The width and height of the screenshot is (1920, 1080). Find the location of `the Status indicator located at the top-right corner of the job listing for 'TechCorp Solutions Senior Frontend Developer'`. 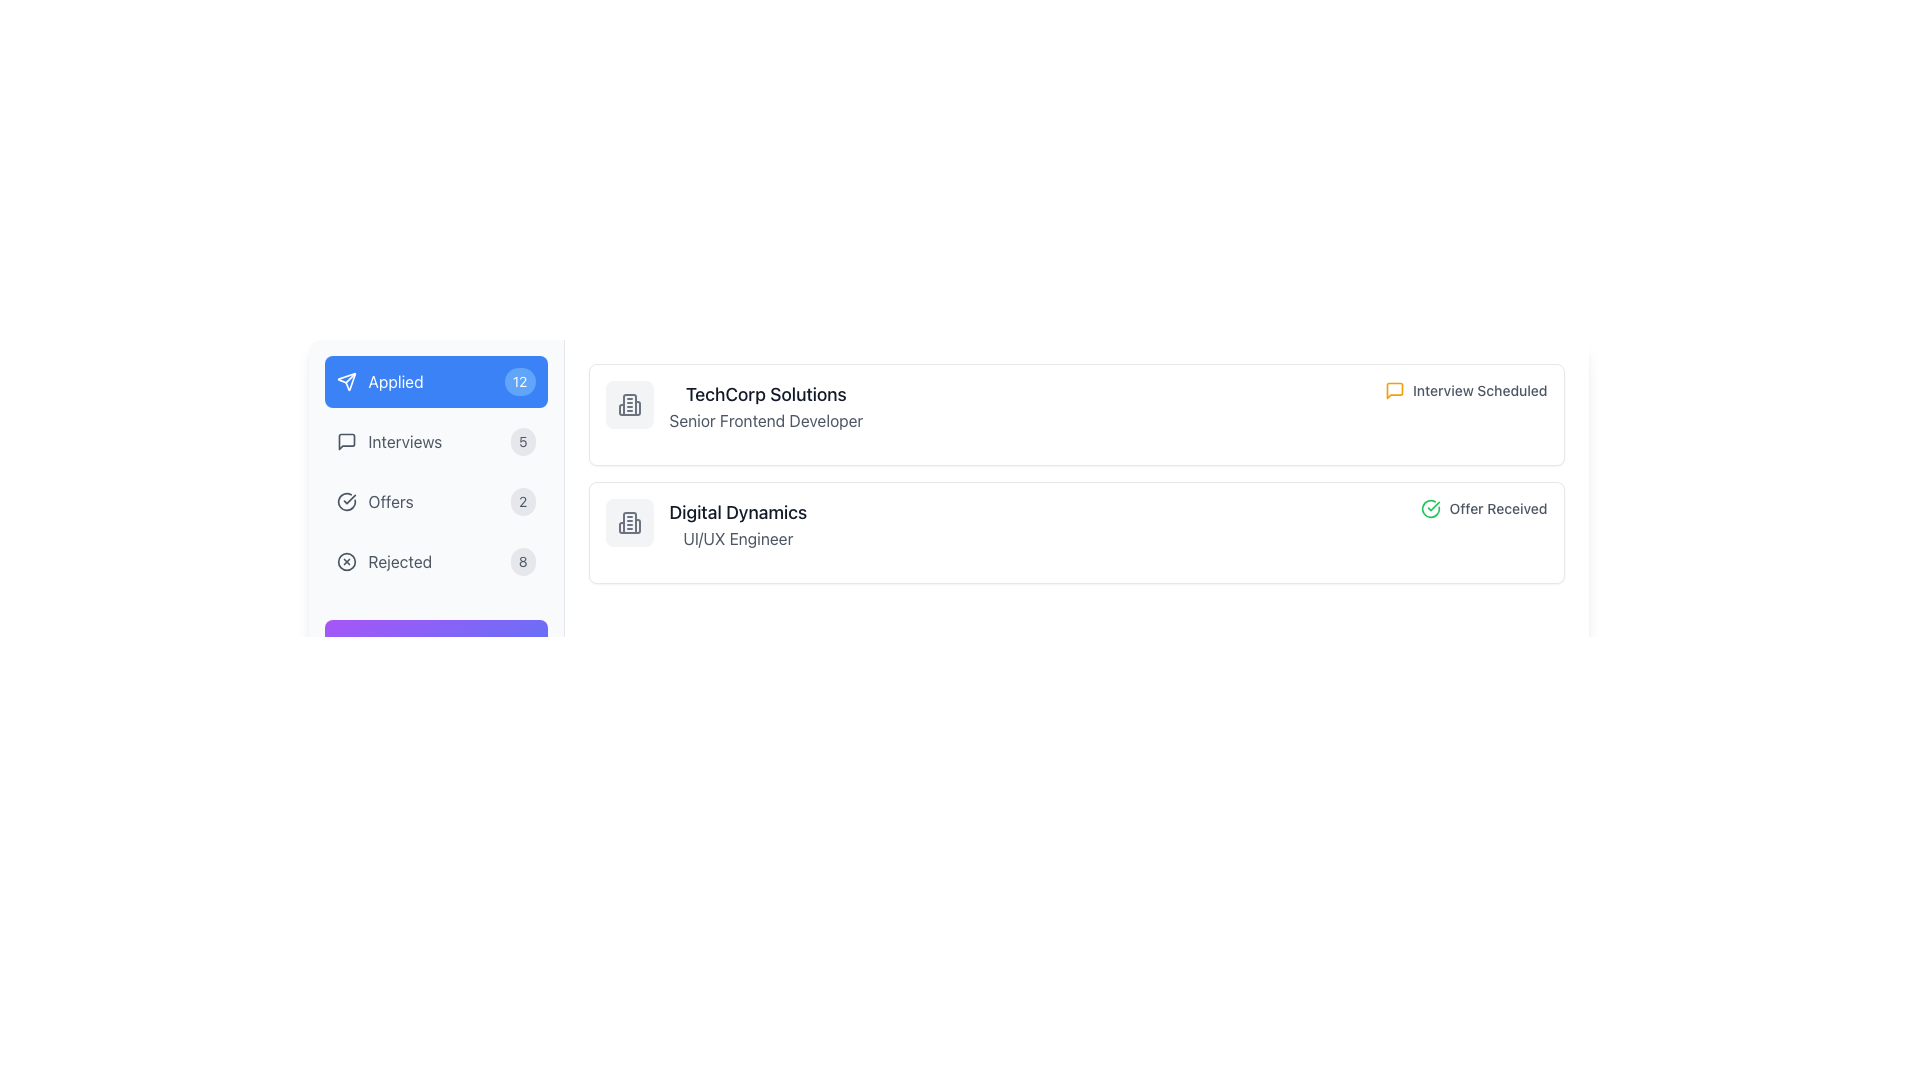

the Status indicator located at the top-right corner of the job listing for 'TechCorp Solutions Senior Frontend Developer' is located at coordinates (1466, 390).